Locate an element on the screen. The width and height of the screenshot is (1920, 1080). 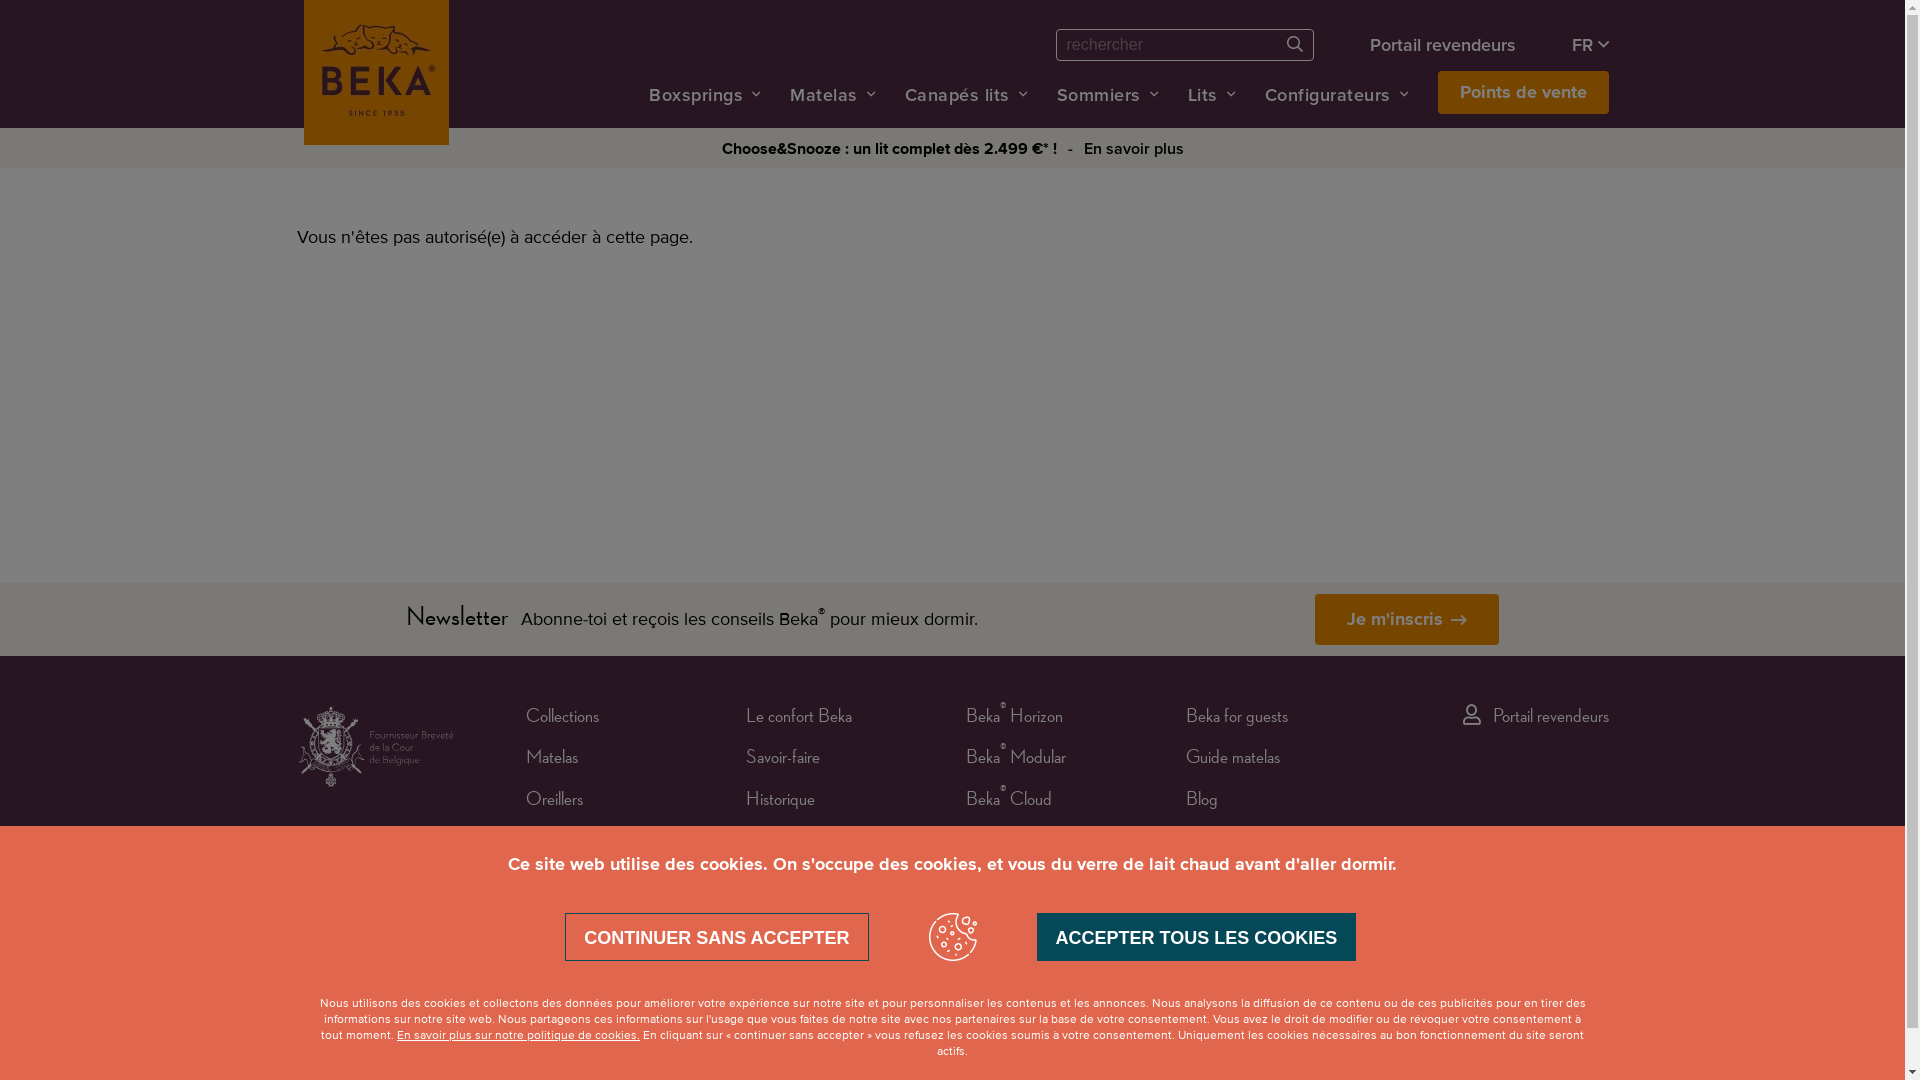
'Historique' is located at coordinates (779, 801).